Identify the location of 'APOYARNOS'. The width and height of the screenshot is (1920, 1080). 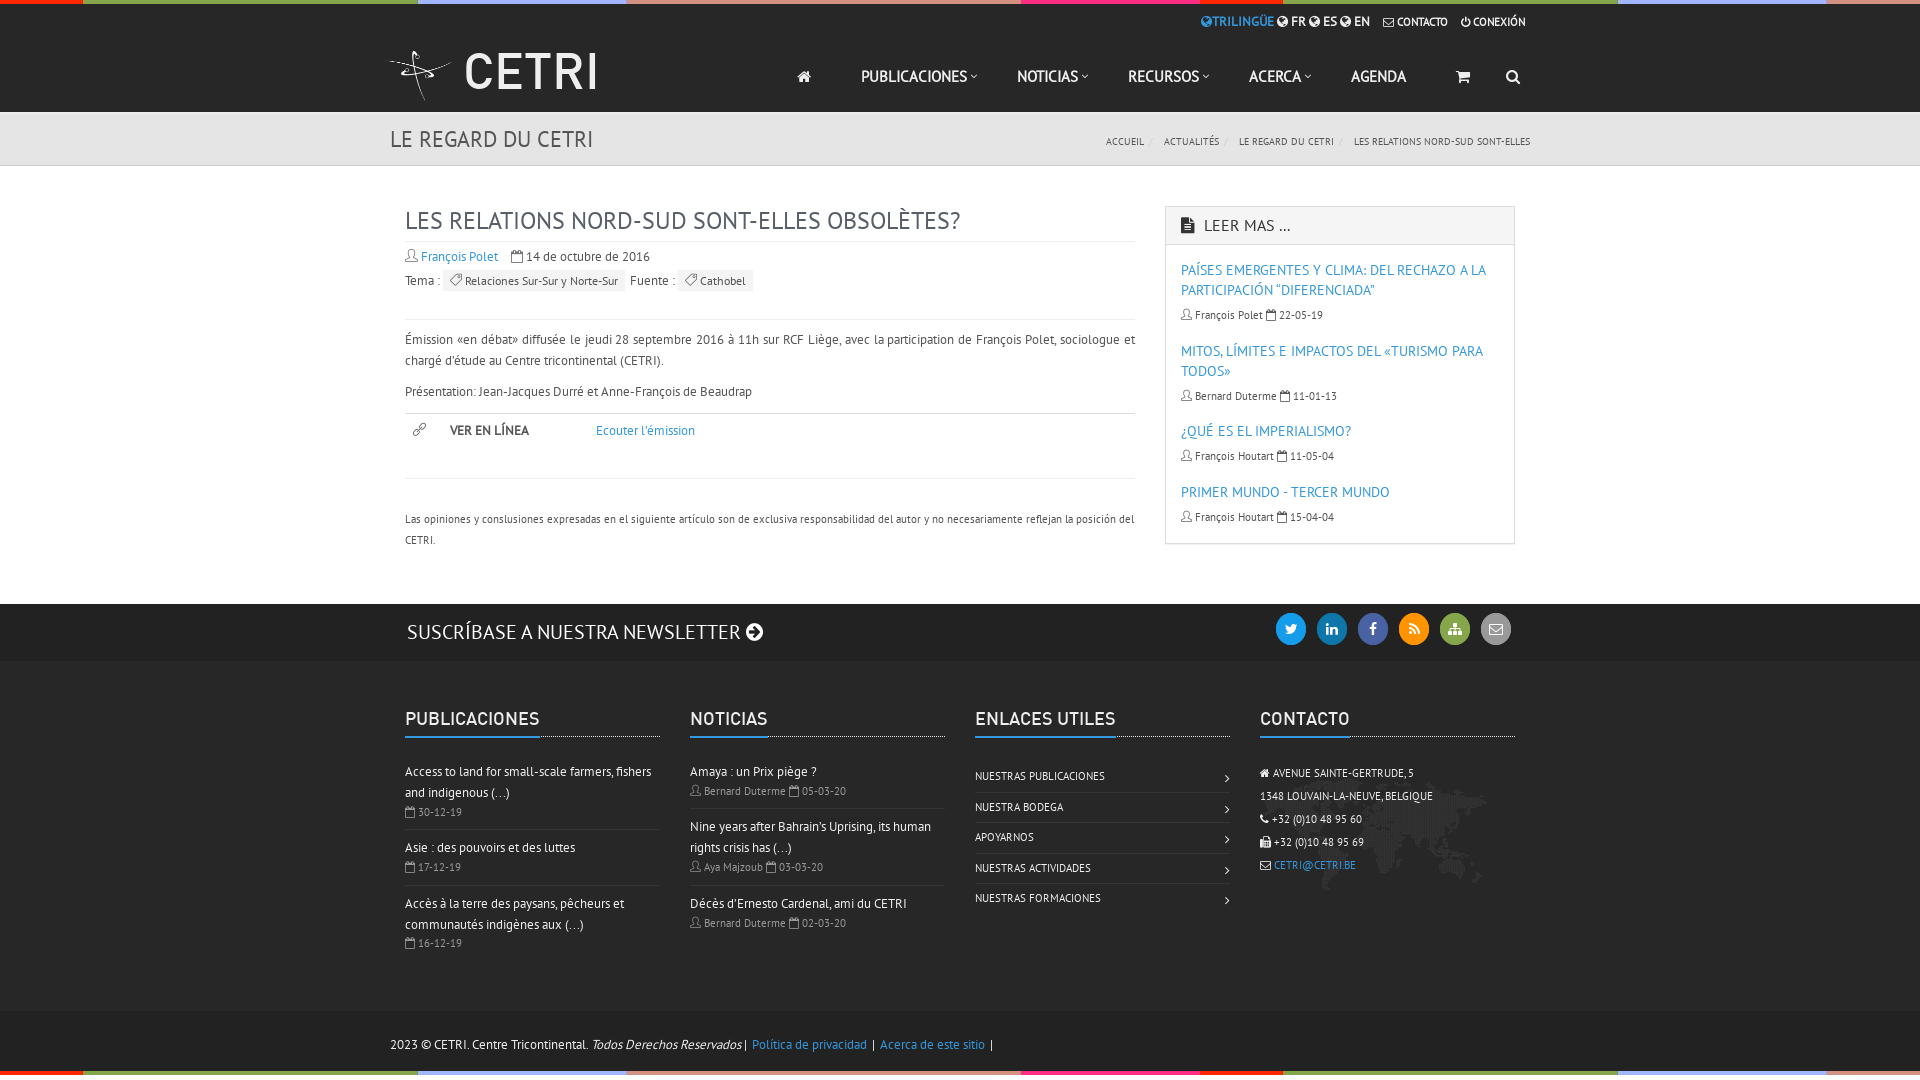
(1004, 837).